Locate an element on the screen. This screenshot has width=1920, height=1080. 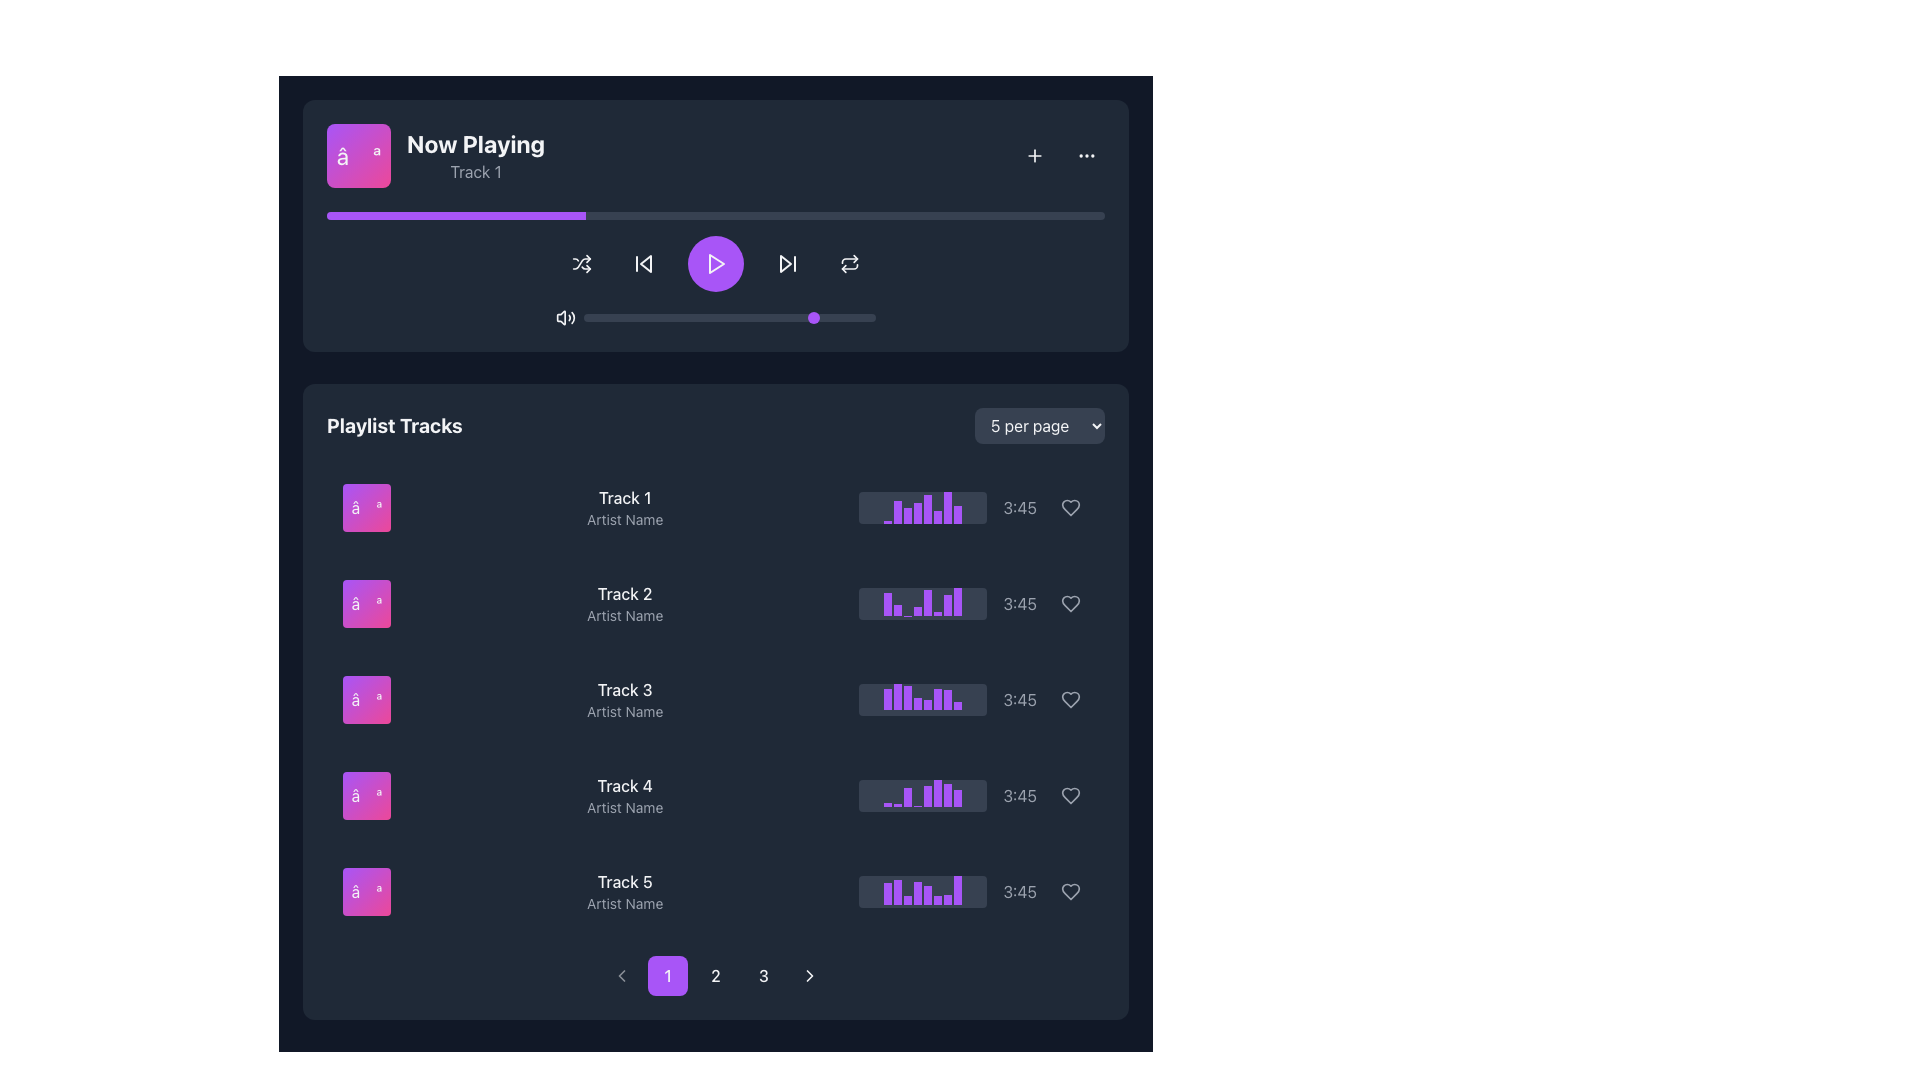
the fourth purple vertical bar in the histogram of the Playlist Tracks section is located at coordinates (917, 610).